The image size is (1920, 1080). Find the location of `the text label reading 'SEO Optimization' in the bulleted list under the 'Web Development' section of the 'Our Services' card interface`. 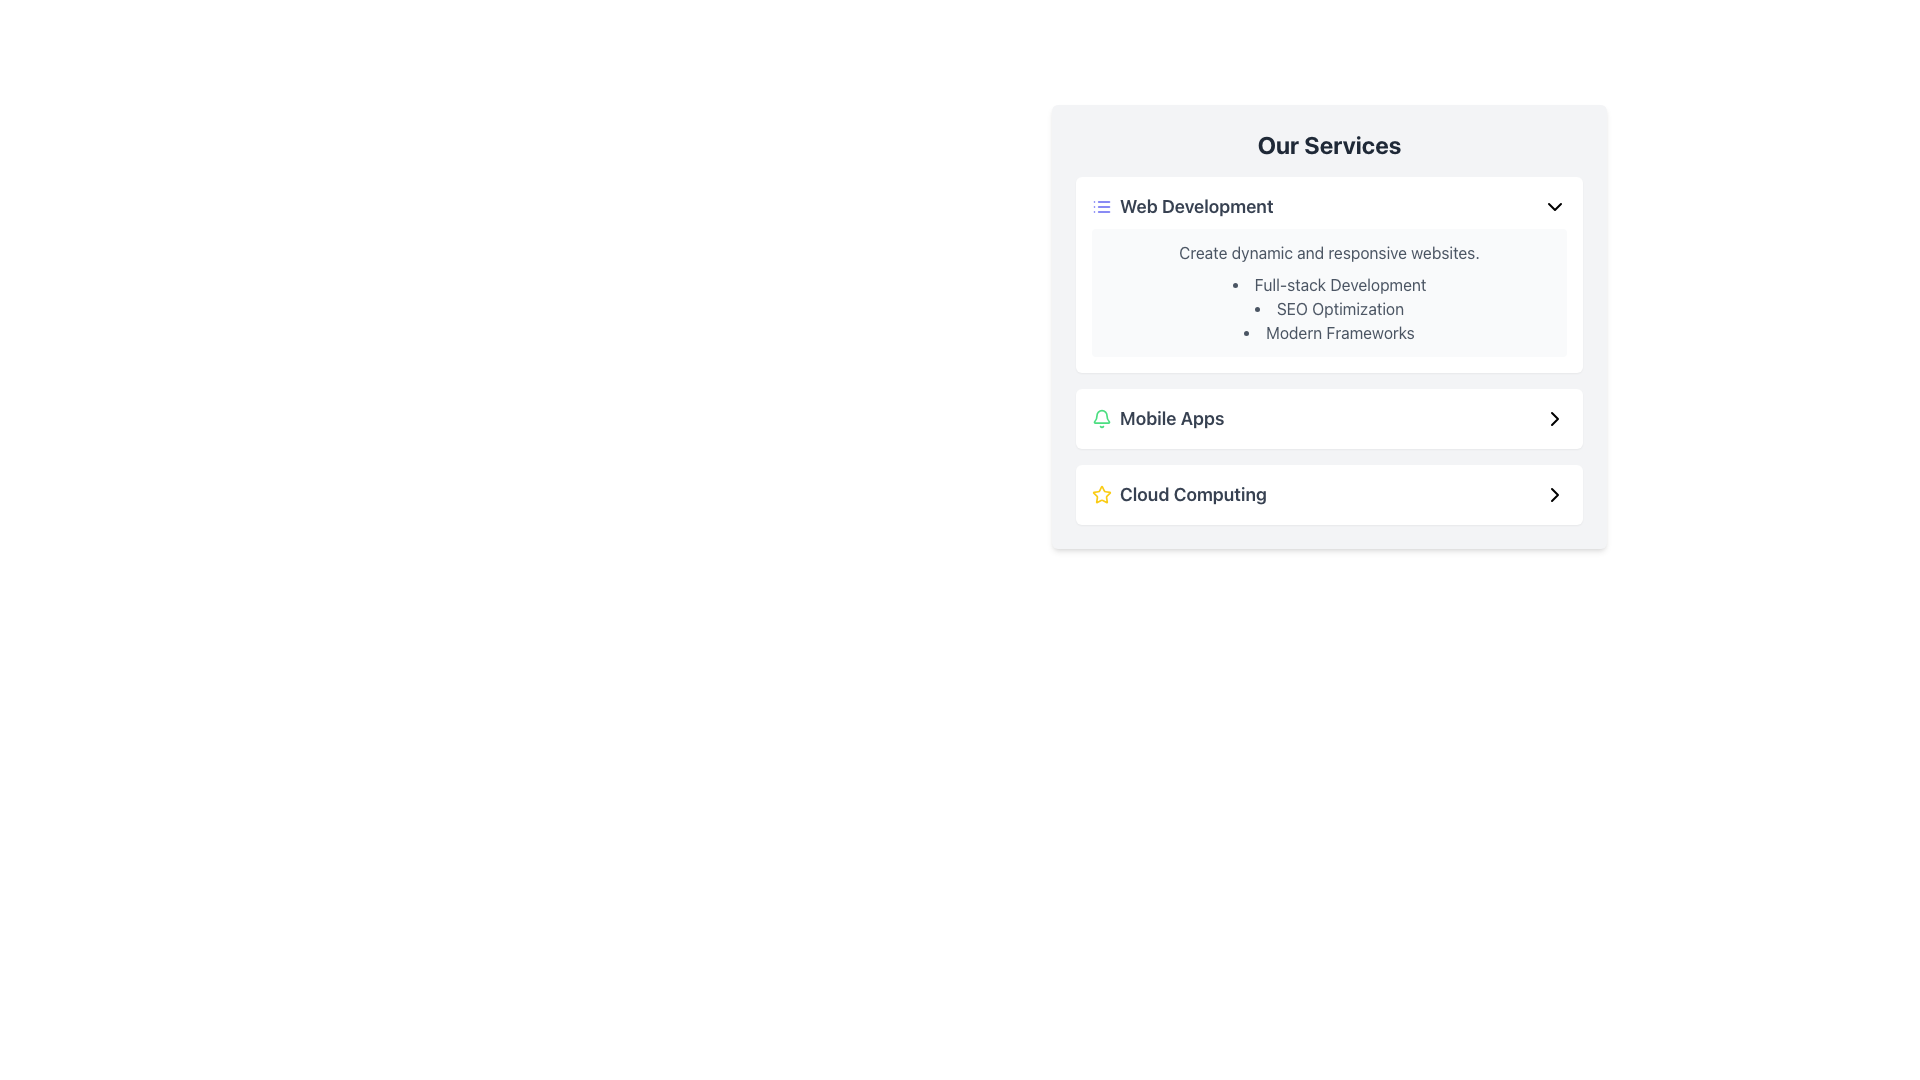

the text label reading 'SEO Optimization' in the bulleted list under the 'Web Development' section of the 'Our Services' card interface is located at coordinates (1329, 308).